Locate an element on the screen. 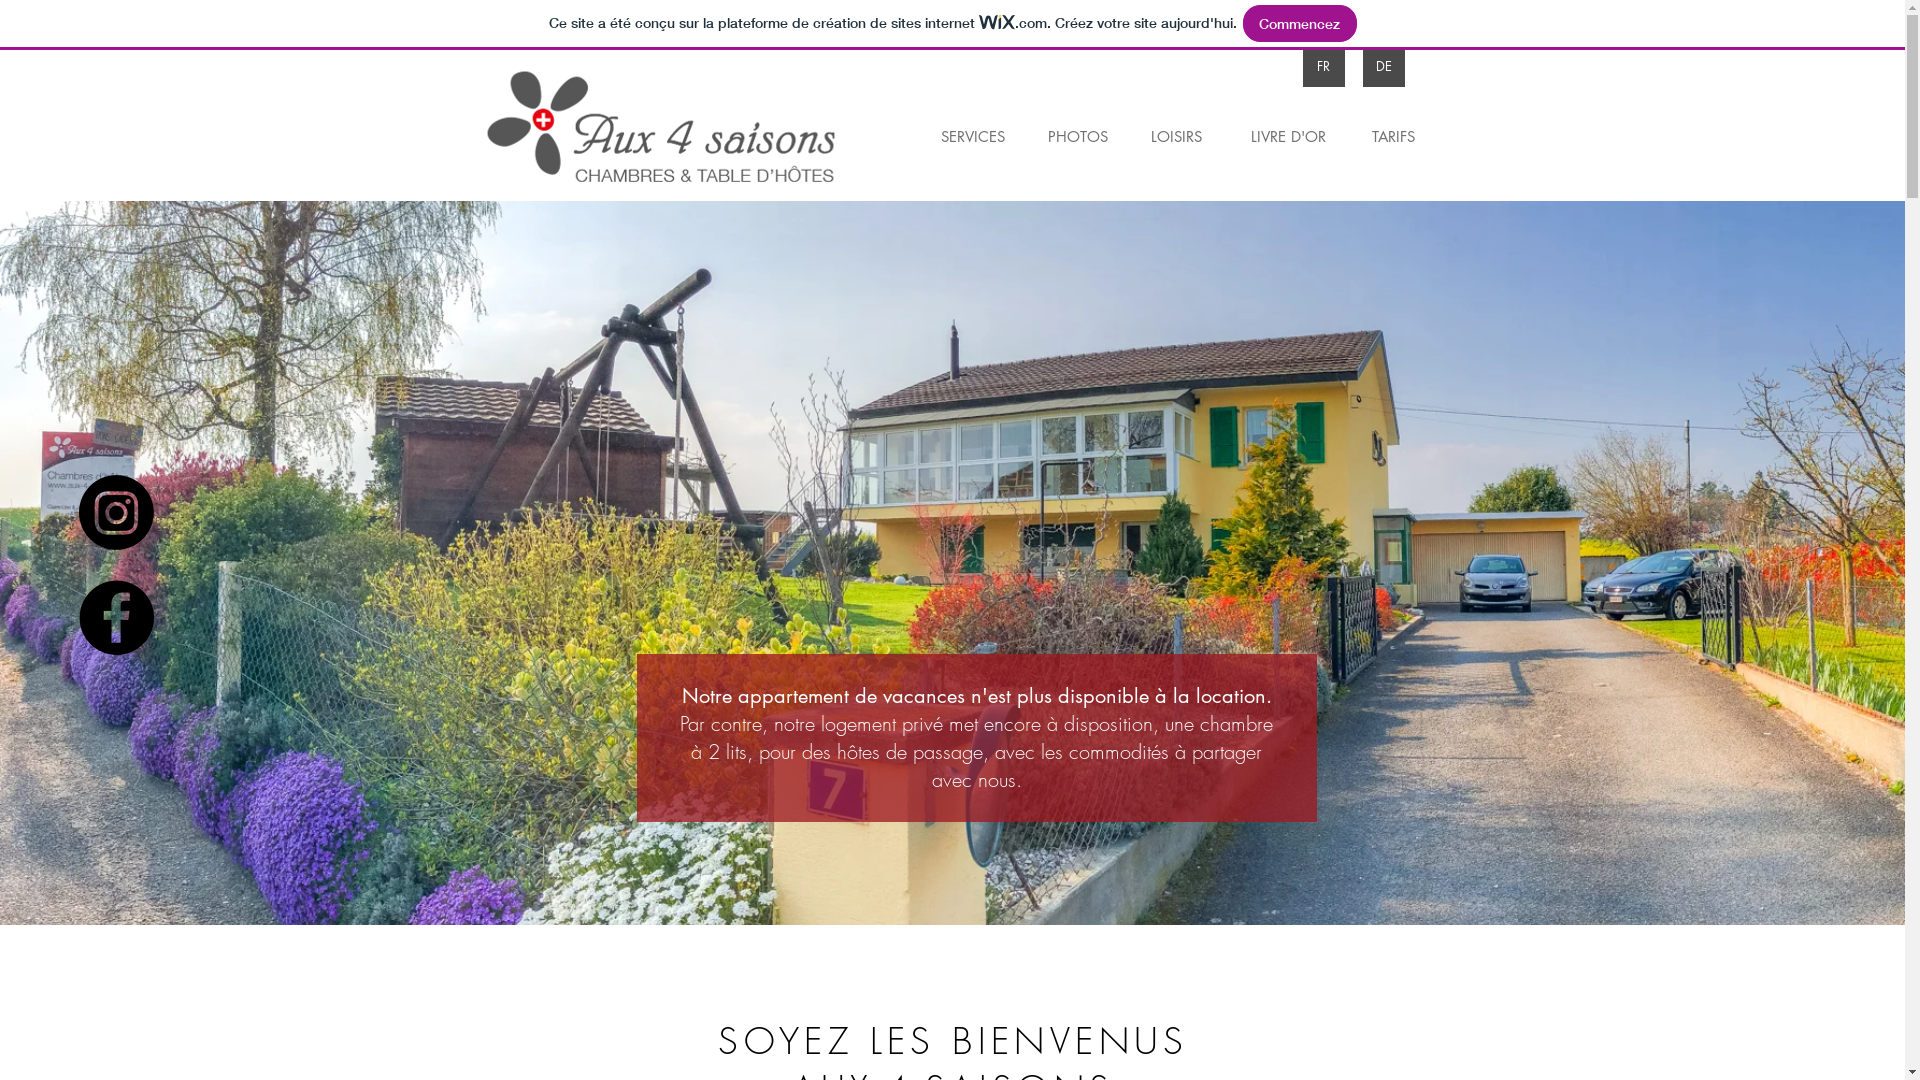 This screenshot has width=1920, height=1080. 'TARIFS' is located at coordinates (1391, 135).